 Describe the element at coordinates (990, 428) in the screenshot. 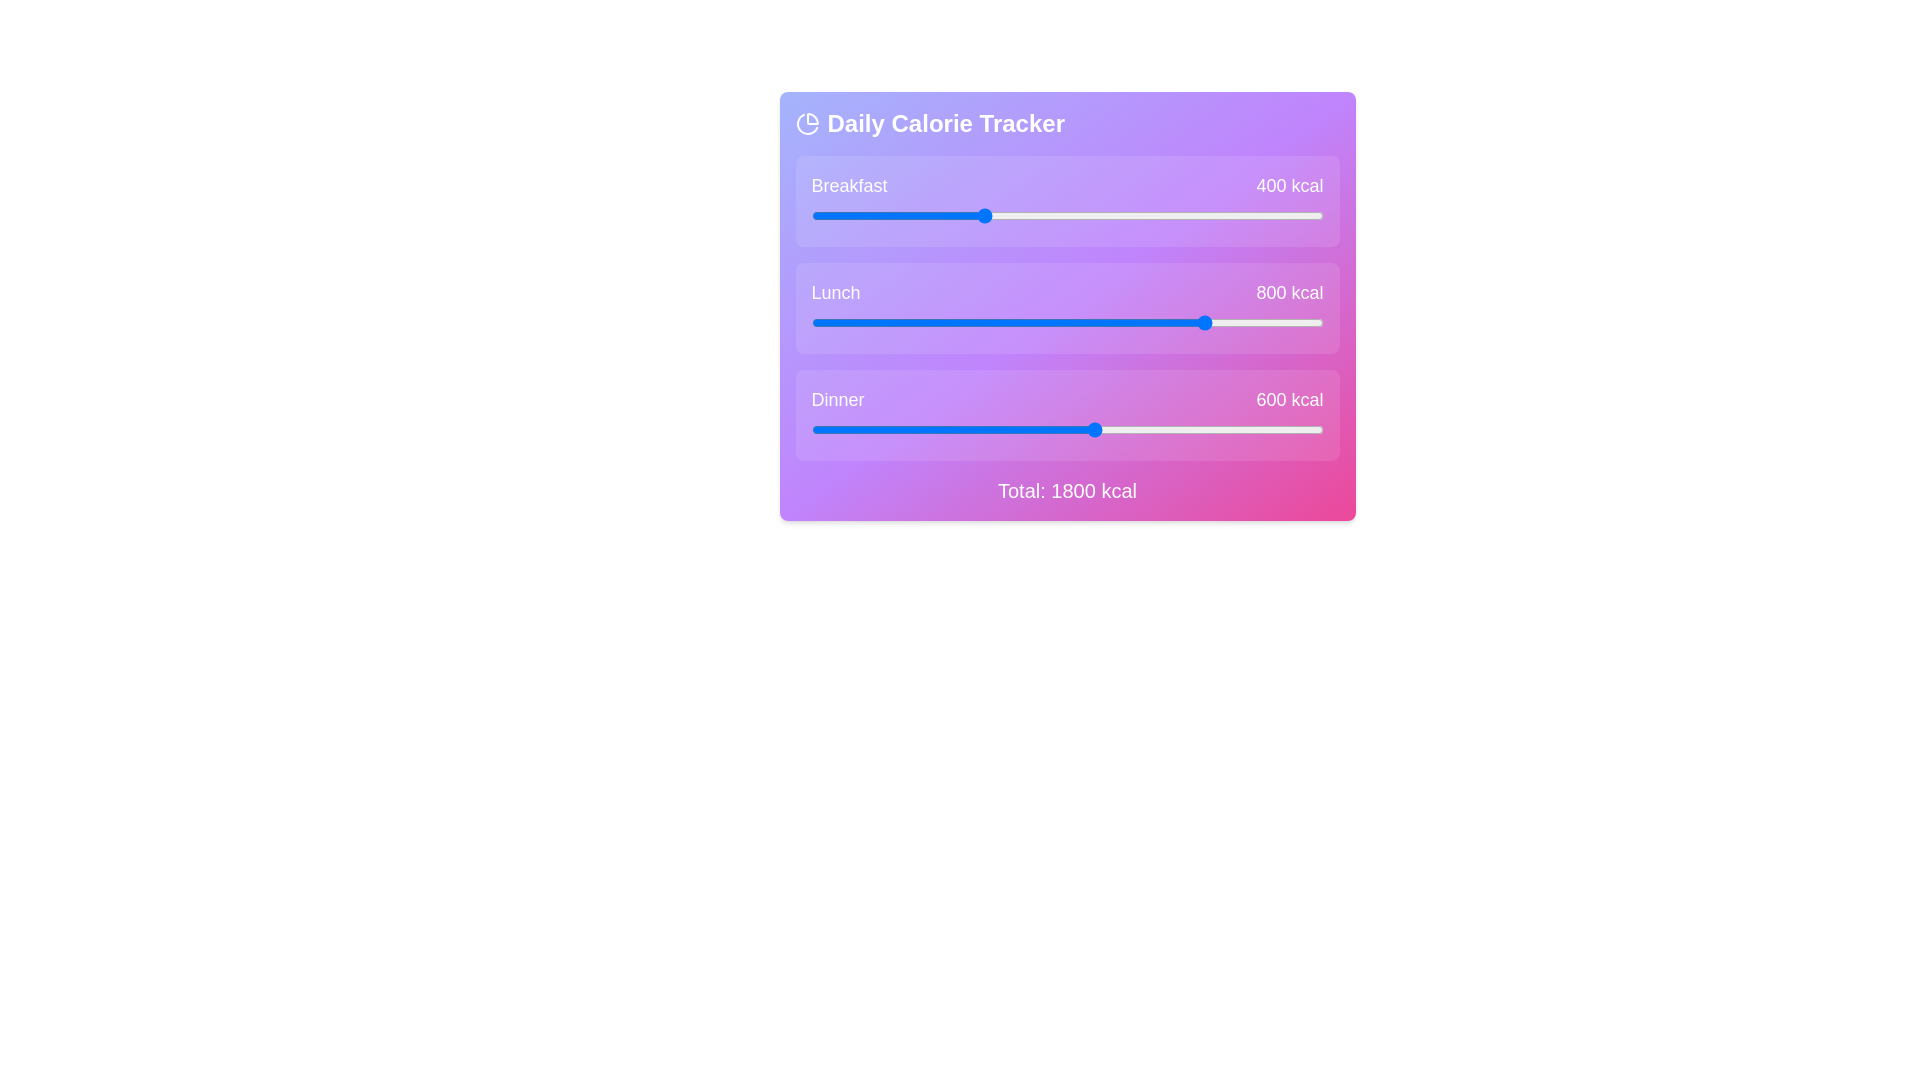

I see `the dinner calorie value` at that location.